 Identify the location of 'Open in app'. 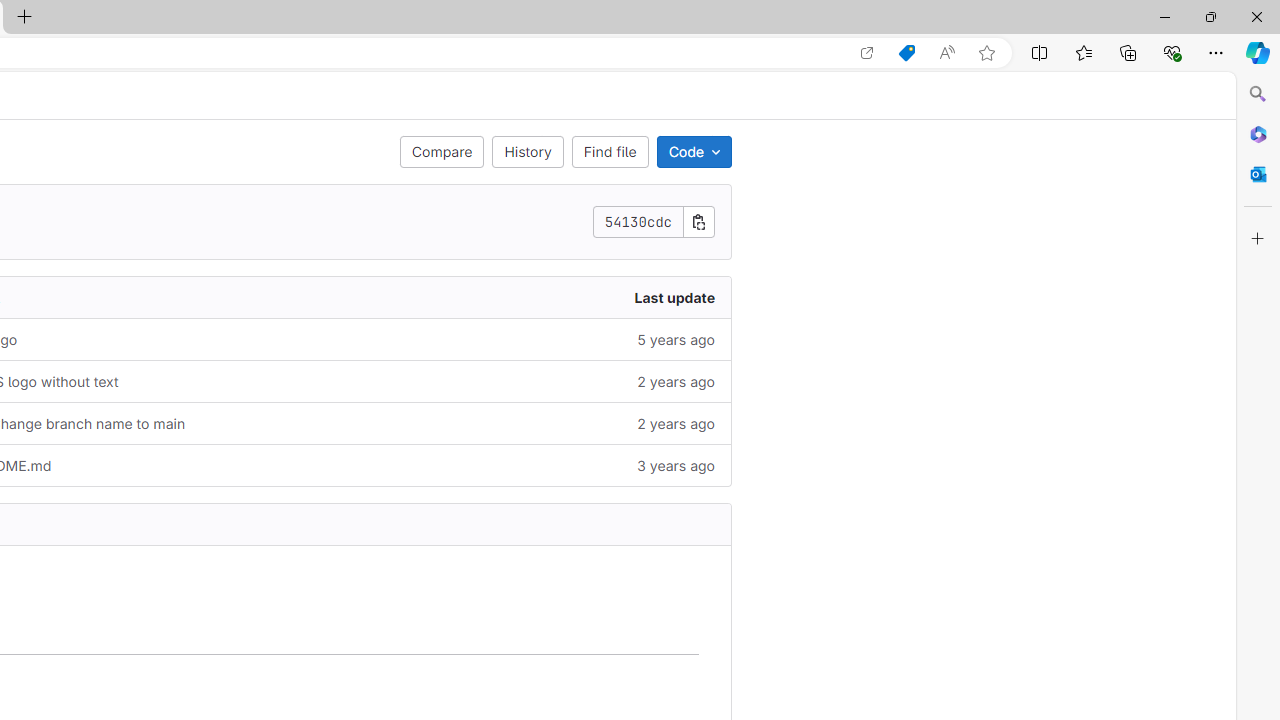
(867, 52).